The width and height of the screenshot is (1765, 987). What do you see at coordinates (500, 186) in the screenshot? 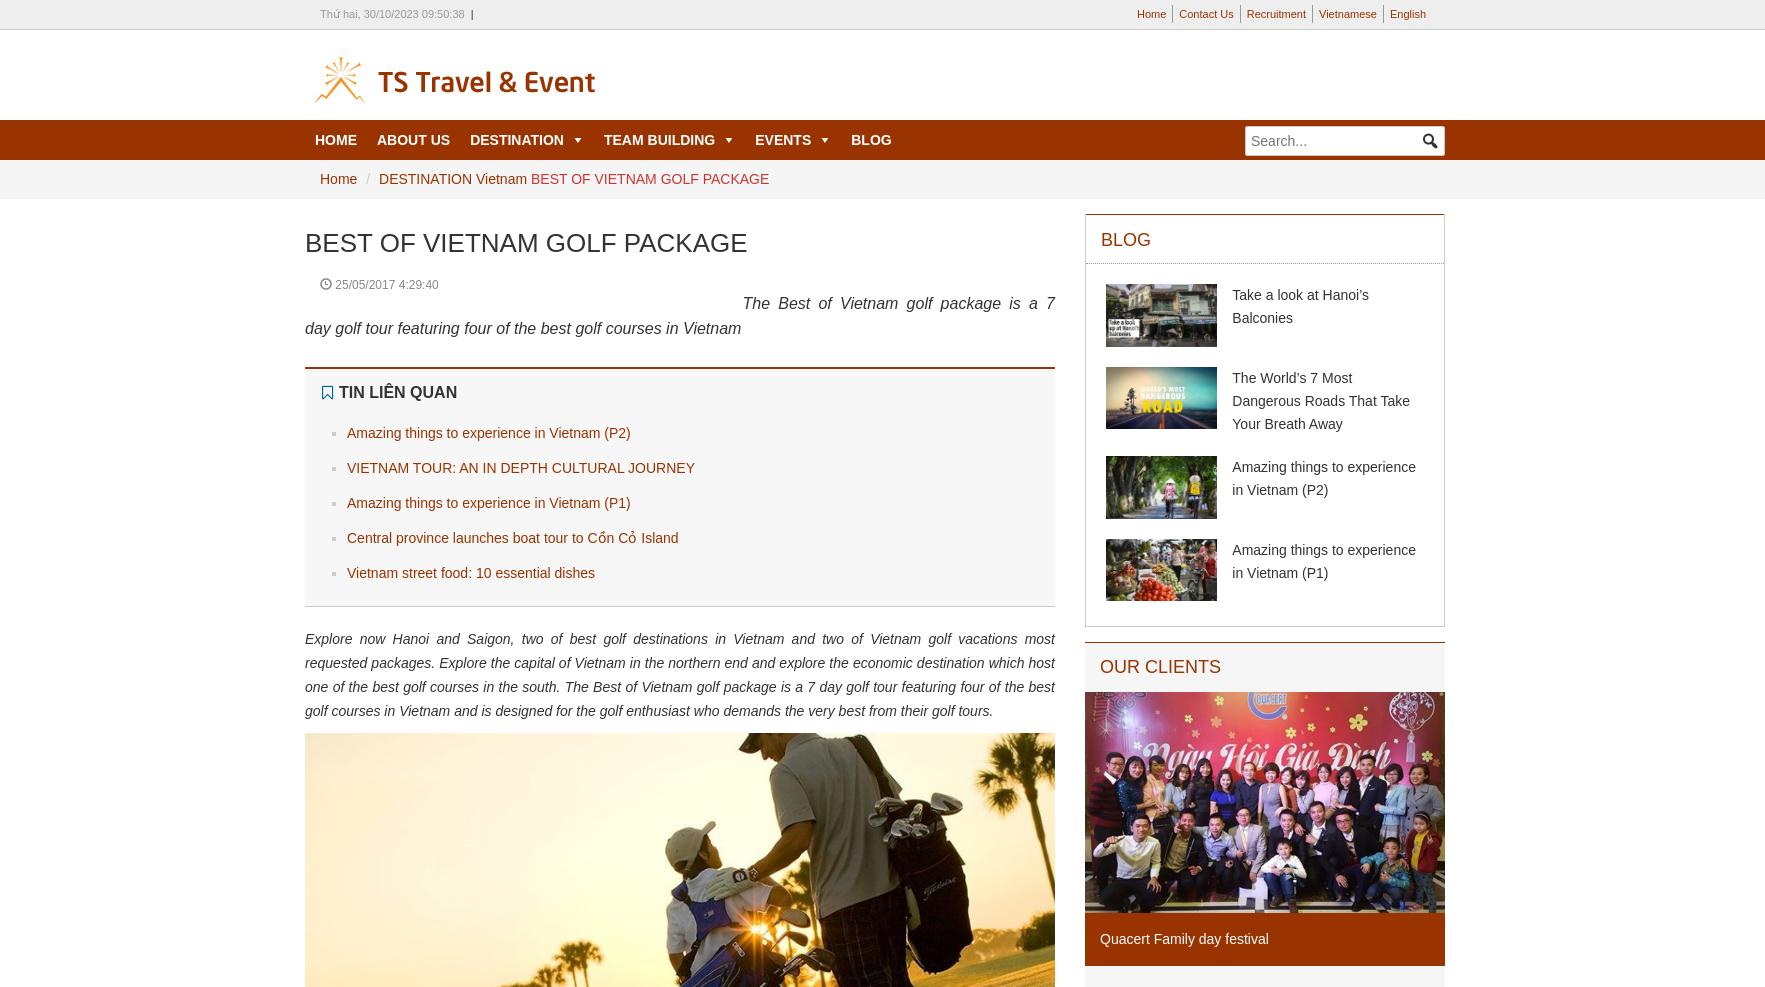
I see `'VIETNAM'` at bounding box center [500, 186].